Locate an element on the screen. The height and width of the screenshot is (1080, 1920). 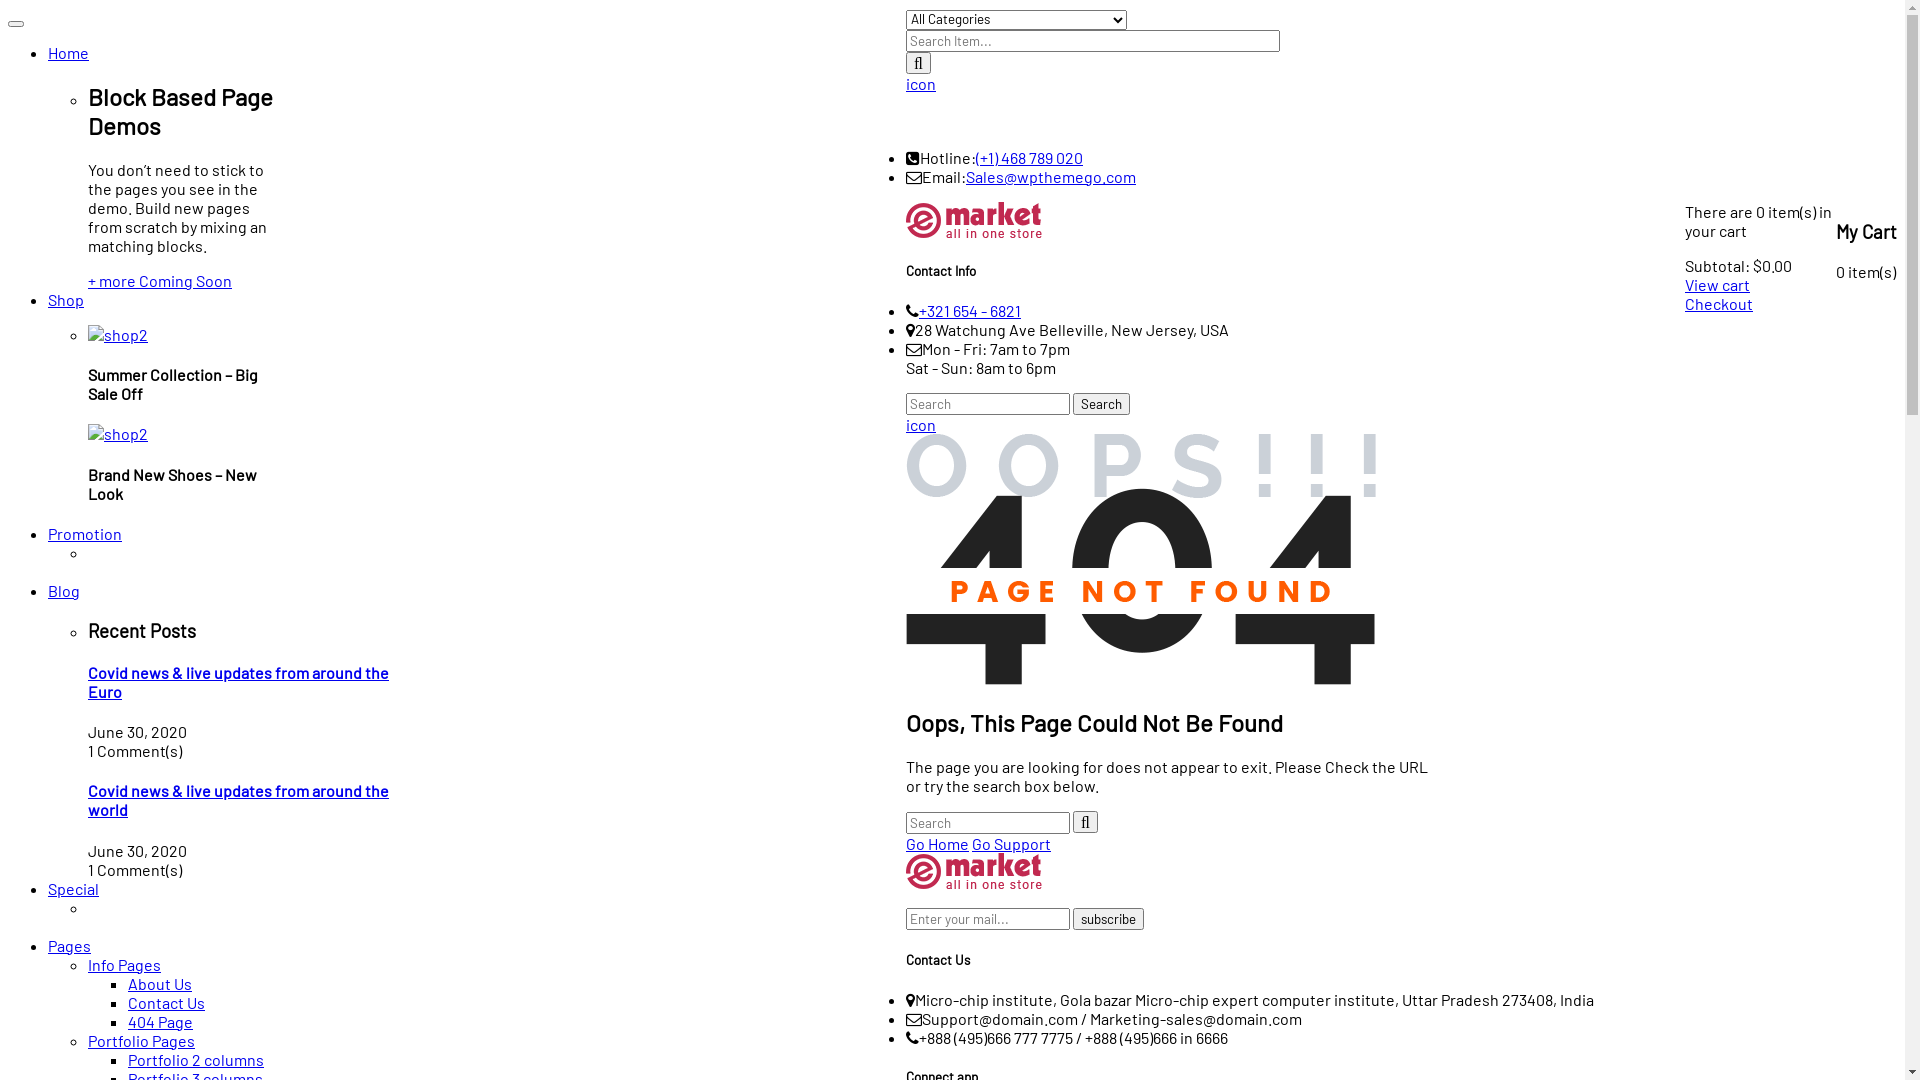
'+321 654 - 6821' is located at coordinates (969, 310).